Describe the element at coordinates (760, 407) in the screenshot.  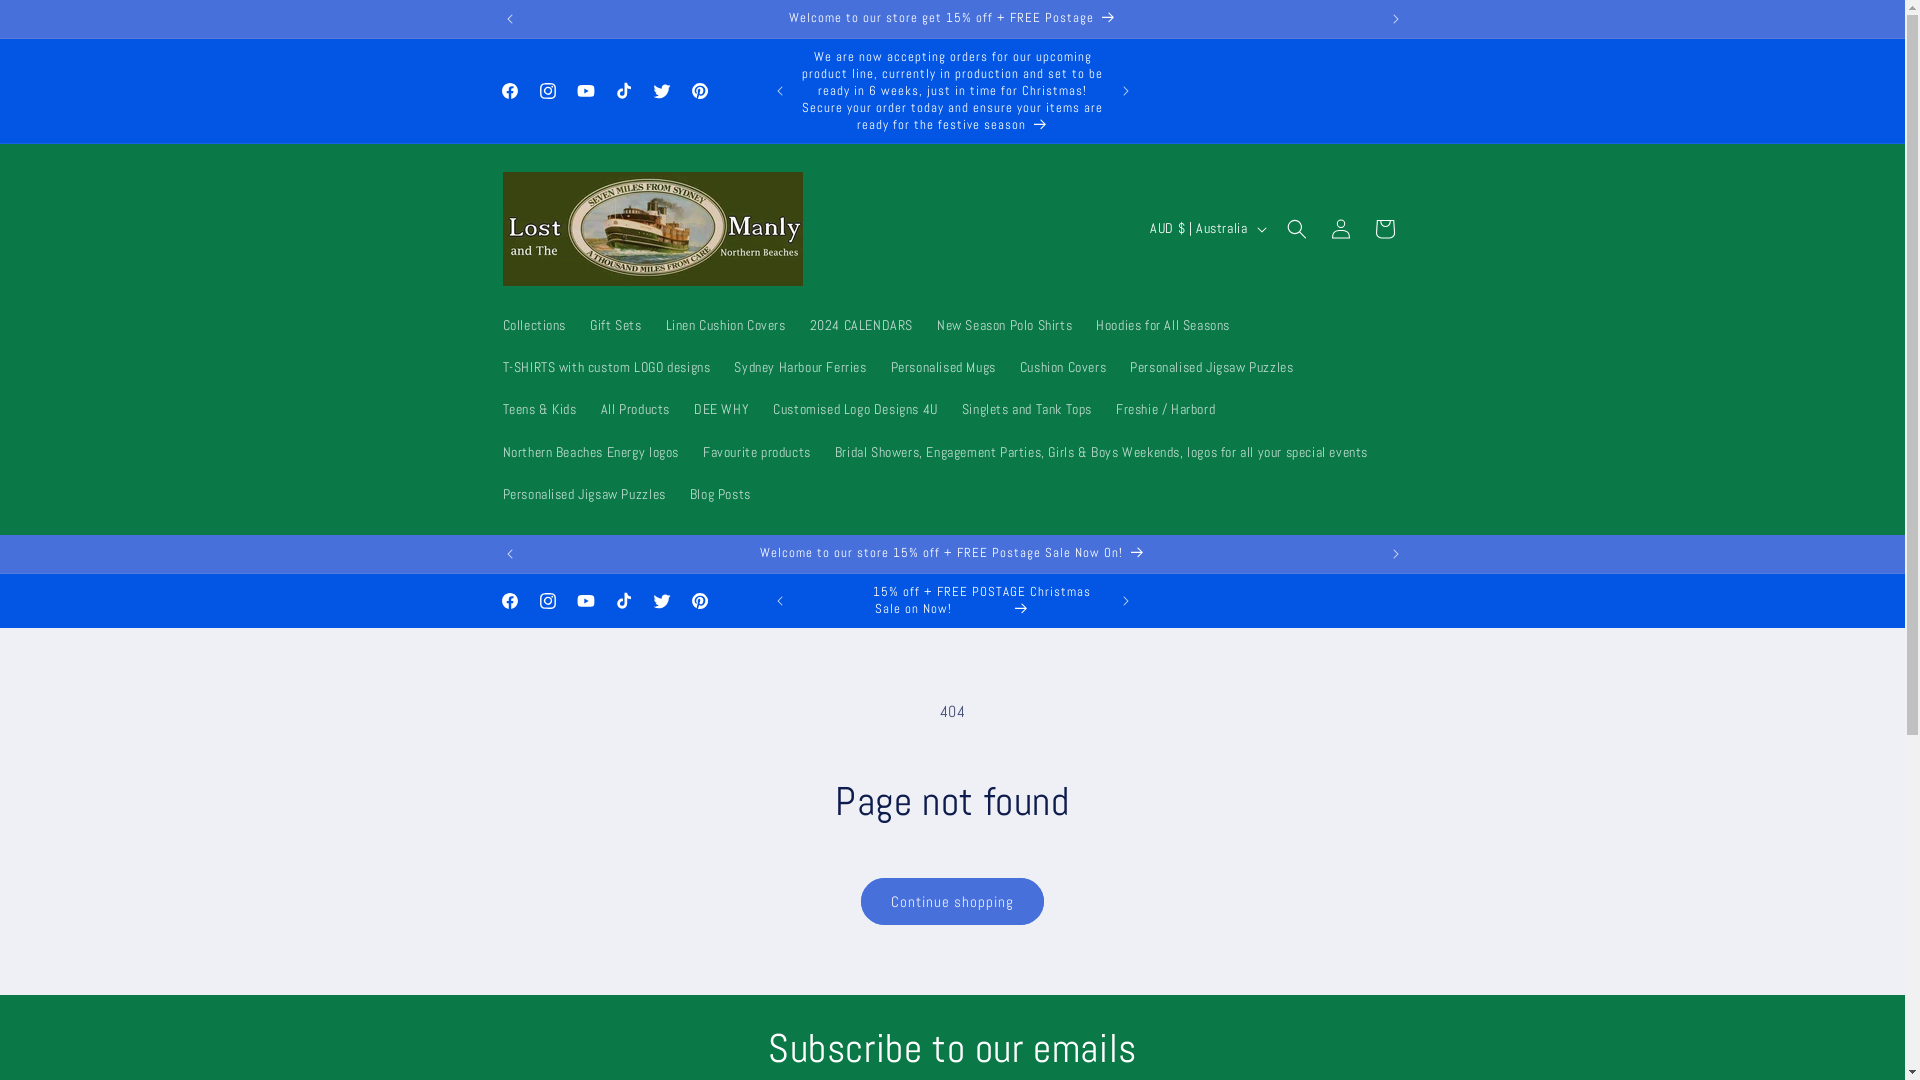
I see `'Customised Logo Designs 4U'` at that location.